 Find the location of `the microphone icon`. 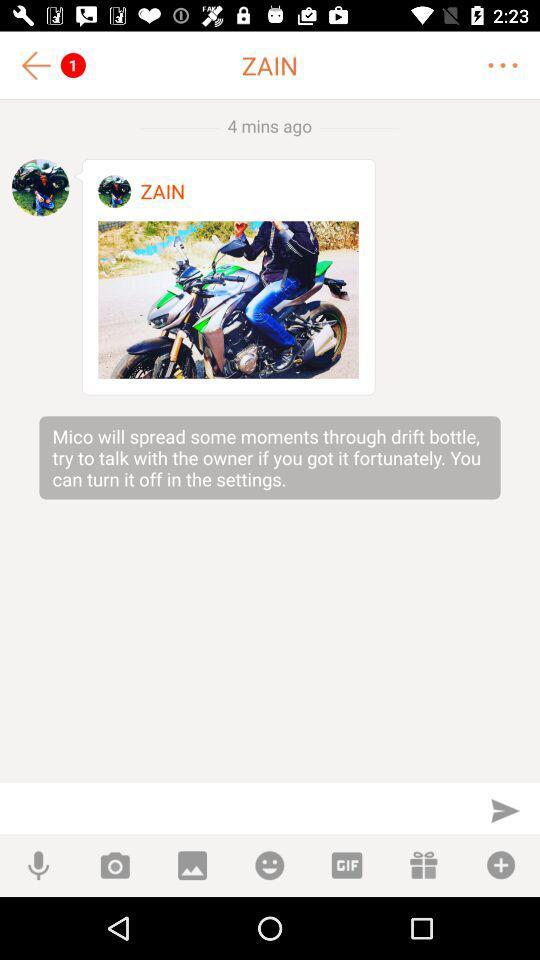

the microphone icon is located at coordinates (38, 864).